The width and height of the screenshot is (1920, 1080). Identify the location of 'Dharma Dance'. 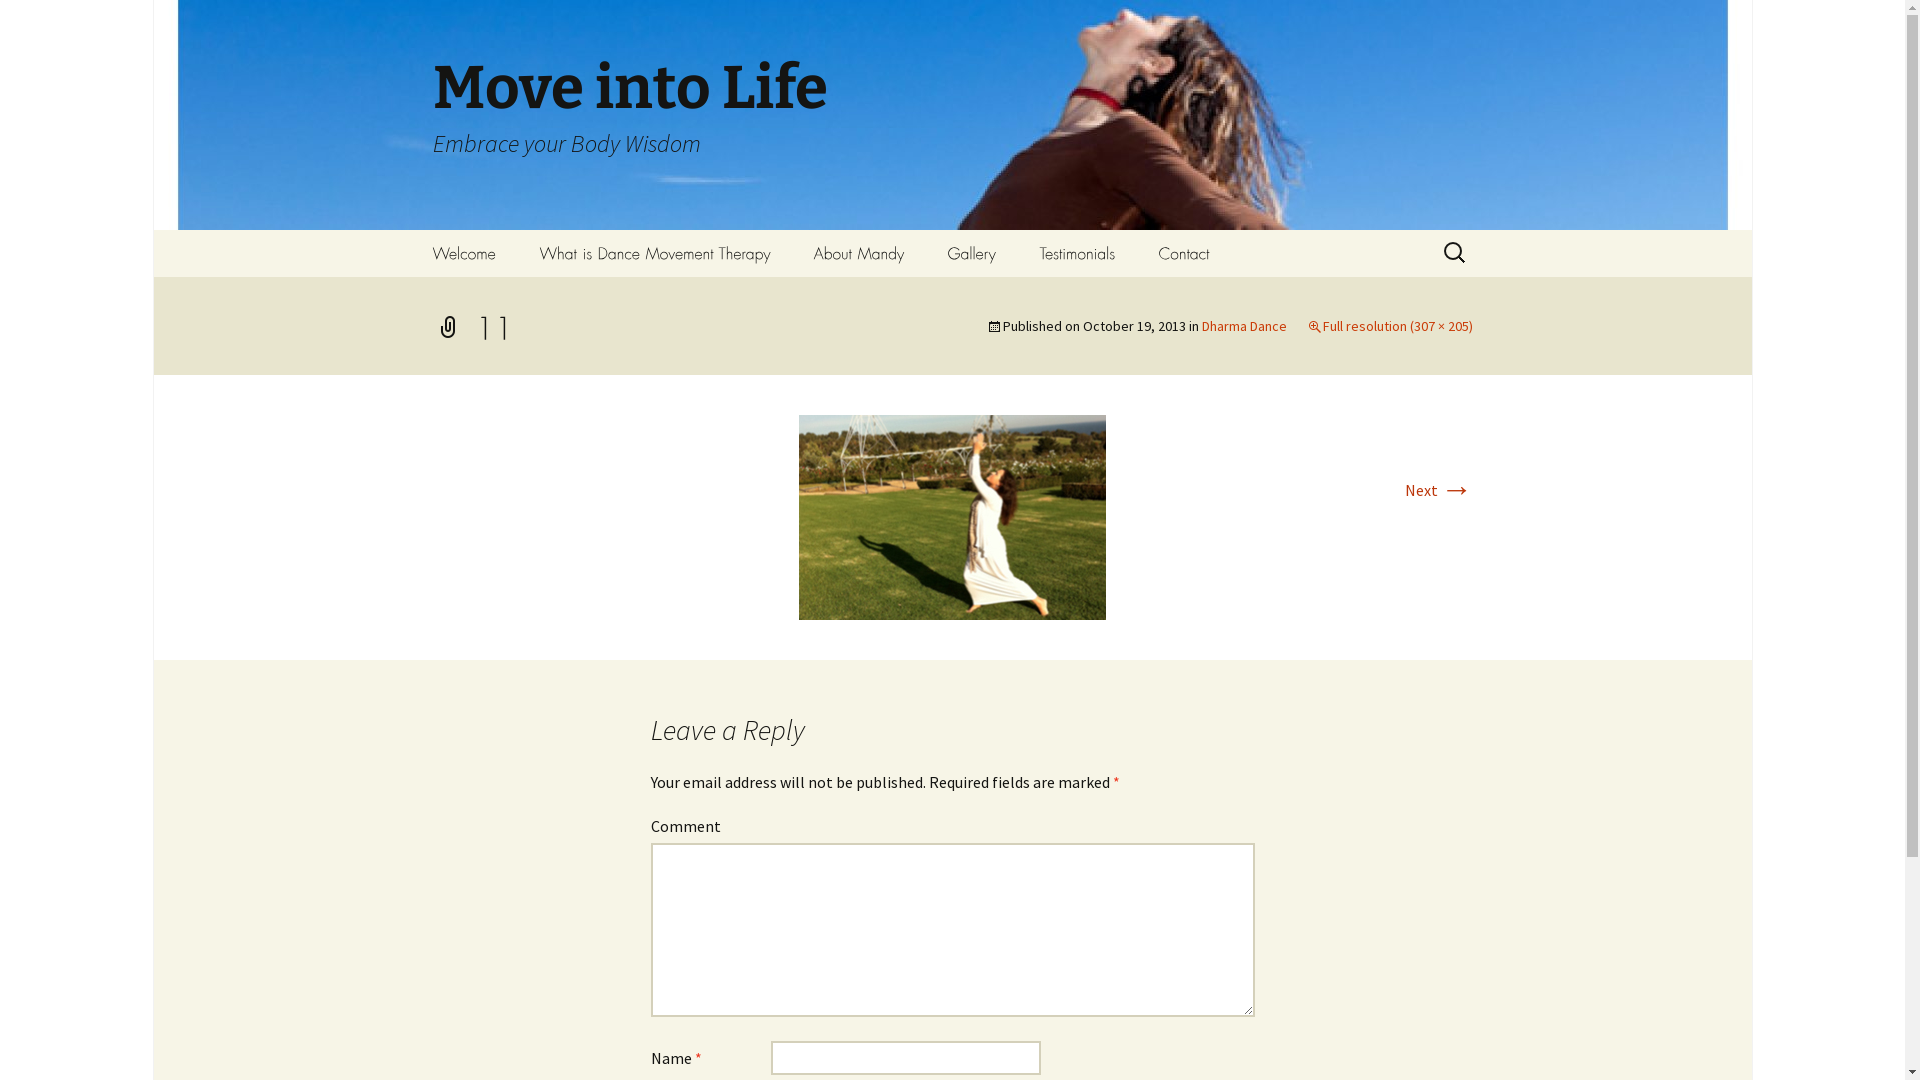
(1243, 325).